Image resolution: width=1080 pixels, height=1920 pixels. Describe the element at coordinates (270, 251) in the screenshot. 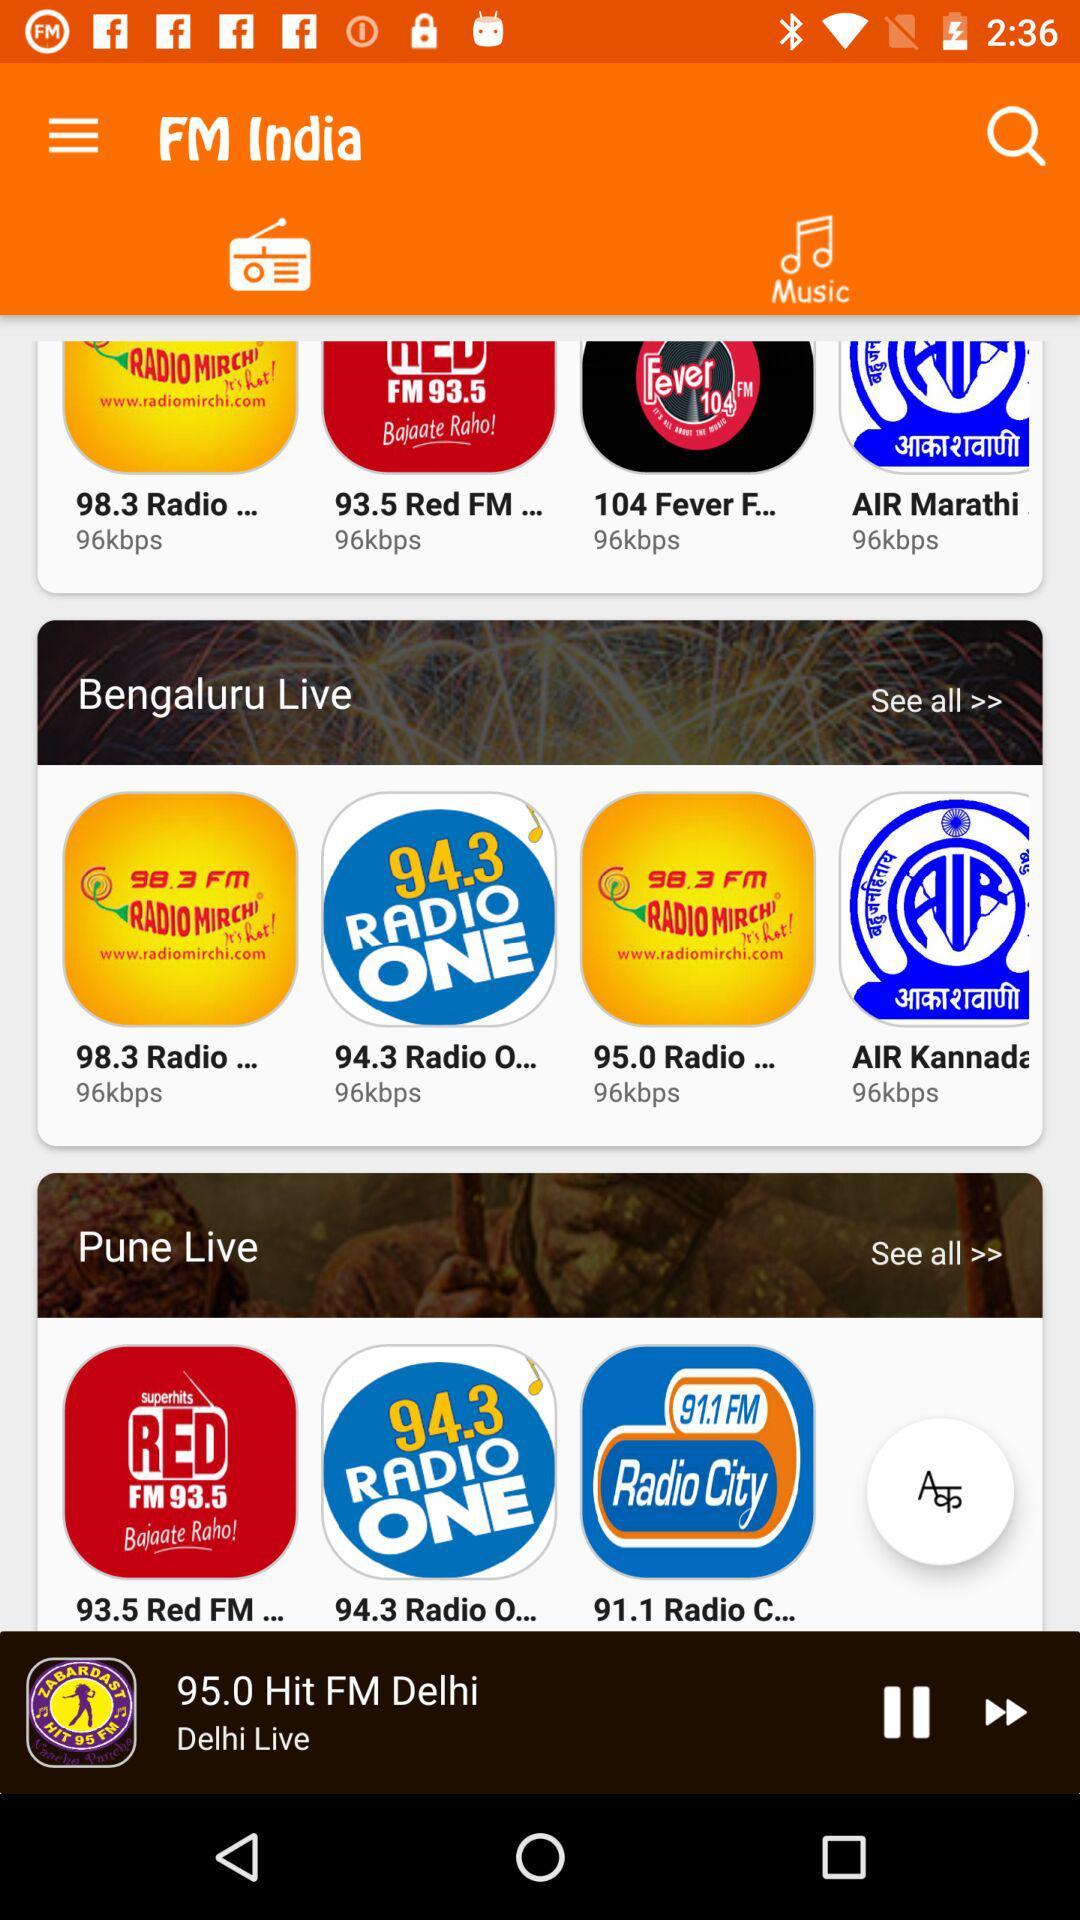

I see `goes to radio stations` at that location.